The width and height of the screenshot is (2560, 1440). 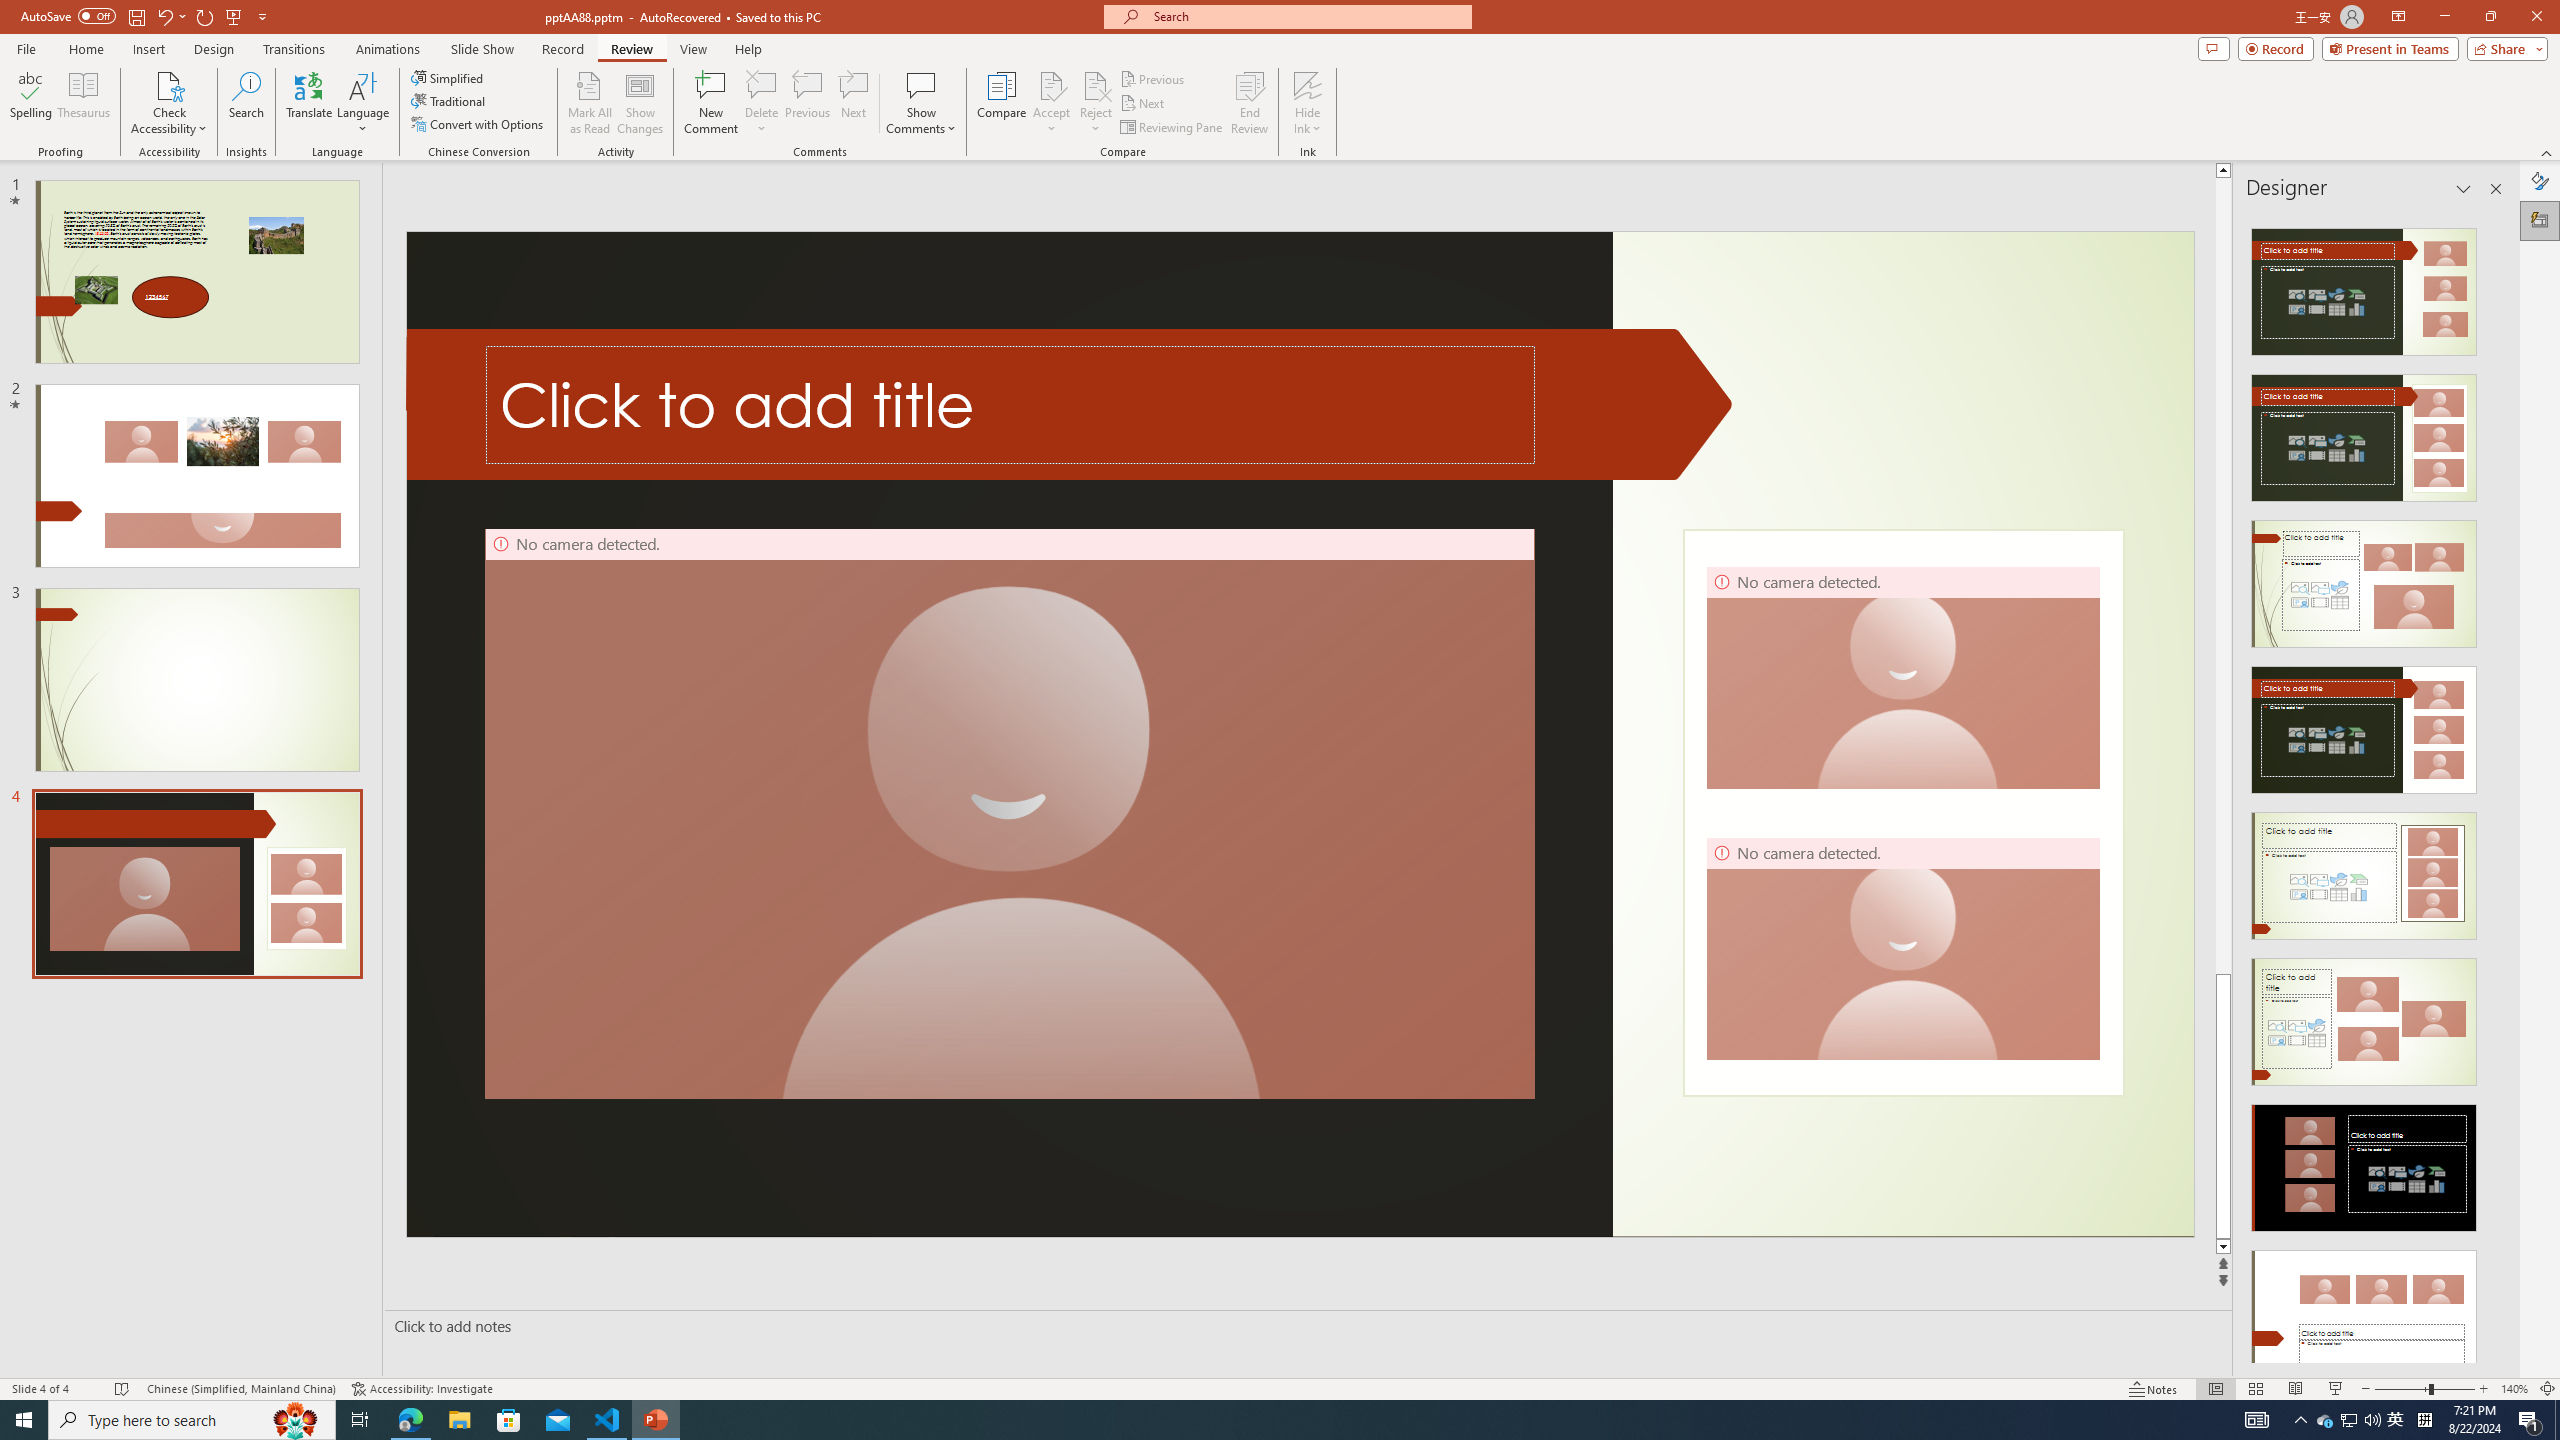 I want to click on 'Recommended Design: Design Idea', so click(x=2364, y=284).